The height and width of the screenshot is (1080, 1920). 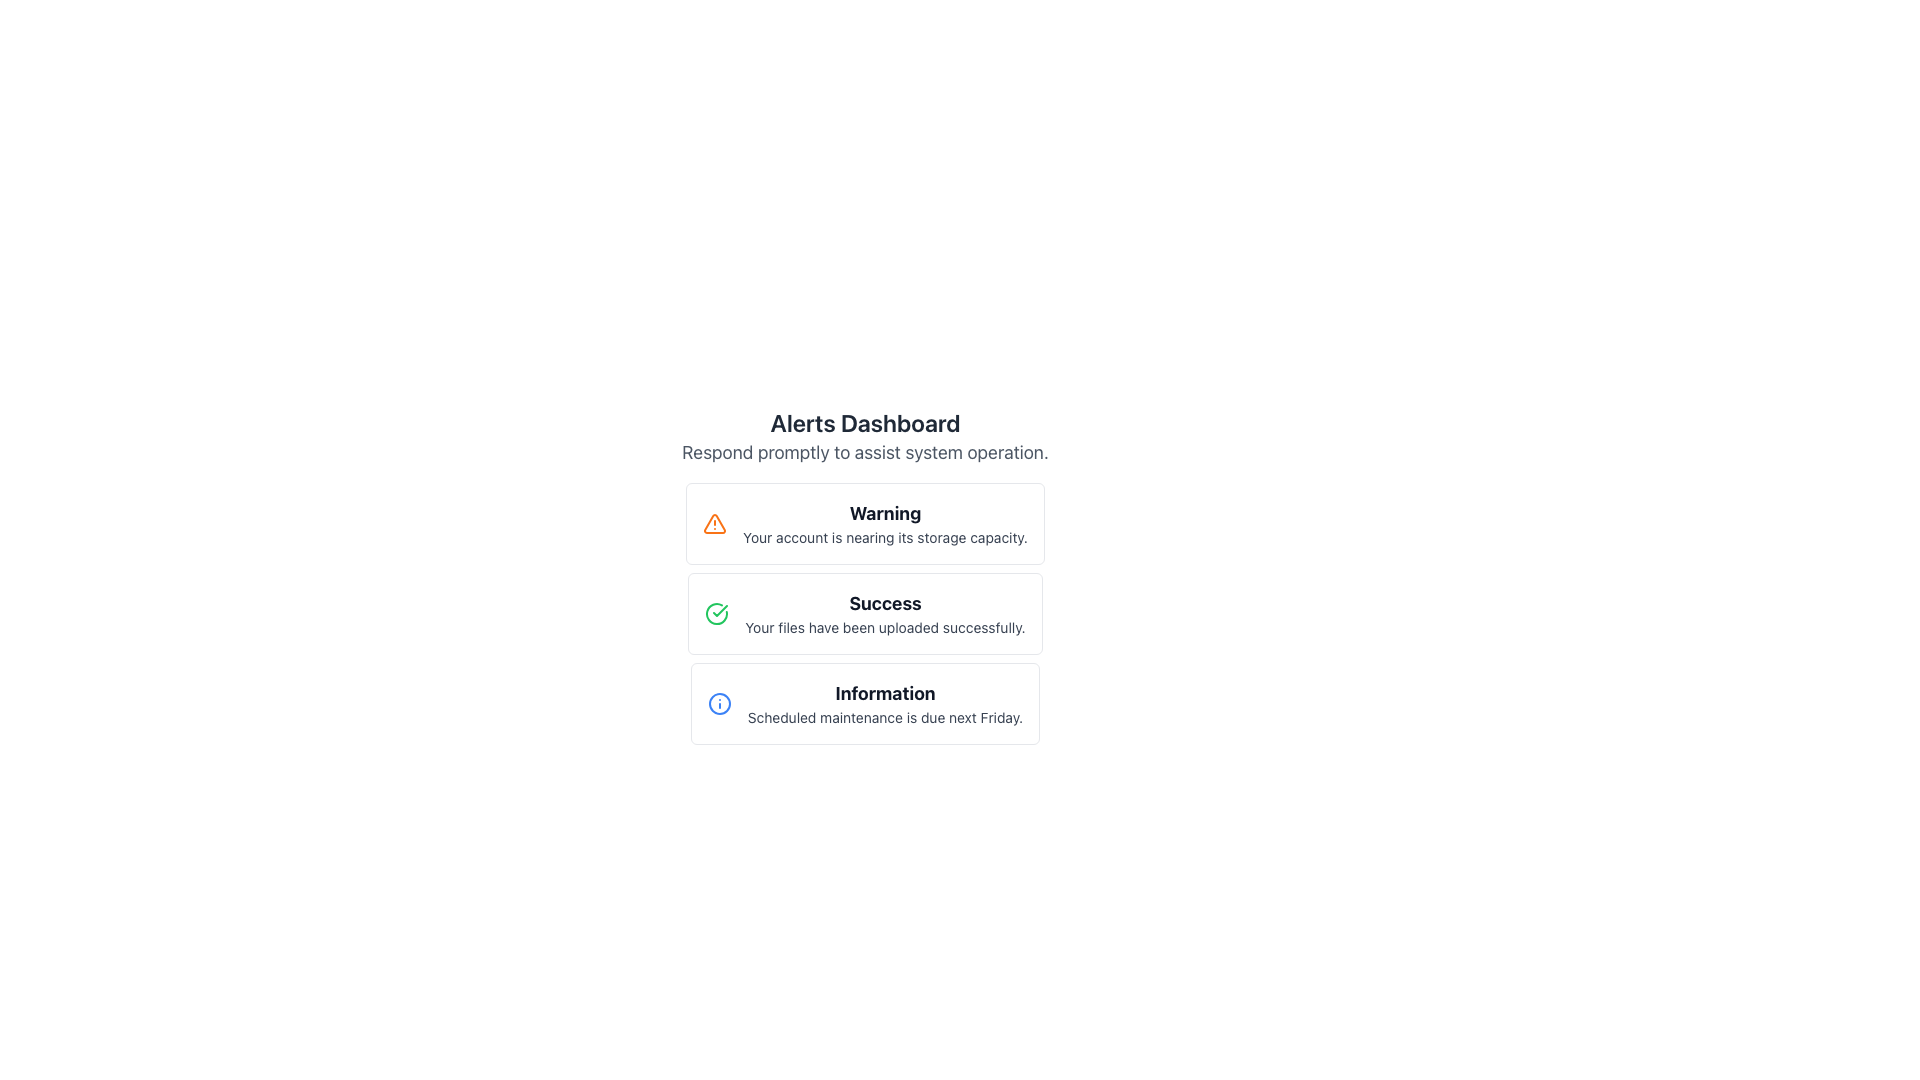 What do you see at coordinates (715, 523) in the screenshot?
I see `the alert icon that indicates a warning, located near the left side of the 'Warning' message box, aligned horizontally with the bolded 'Warning' text` at bounding box center [715, 523].